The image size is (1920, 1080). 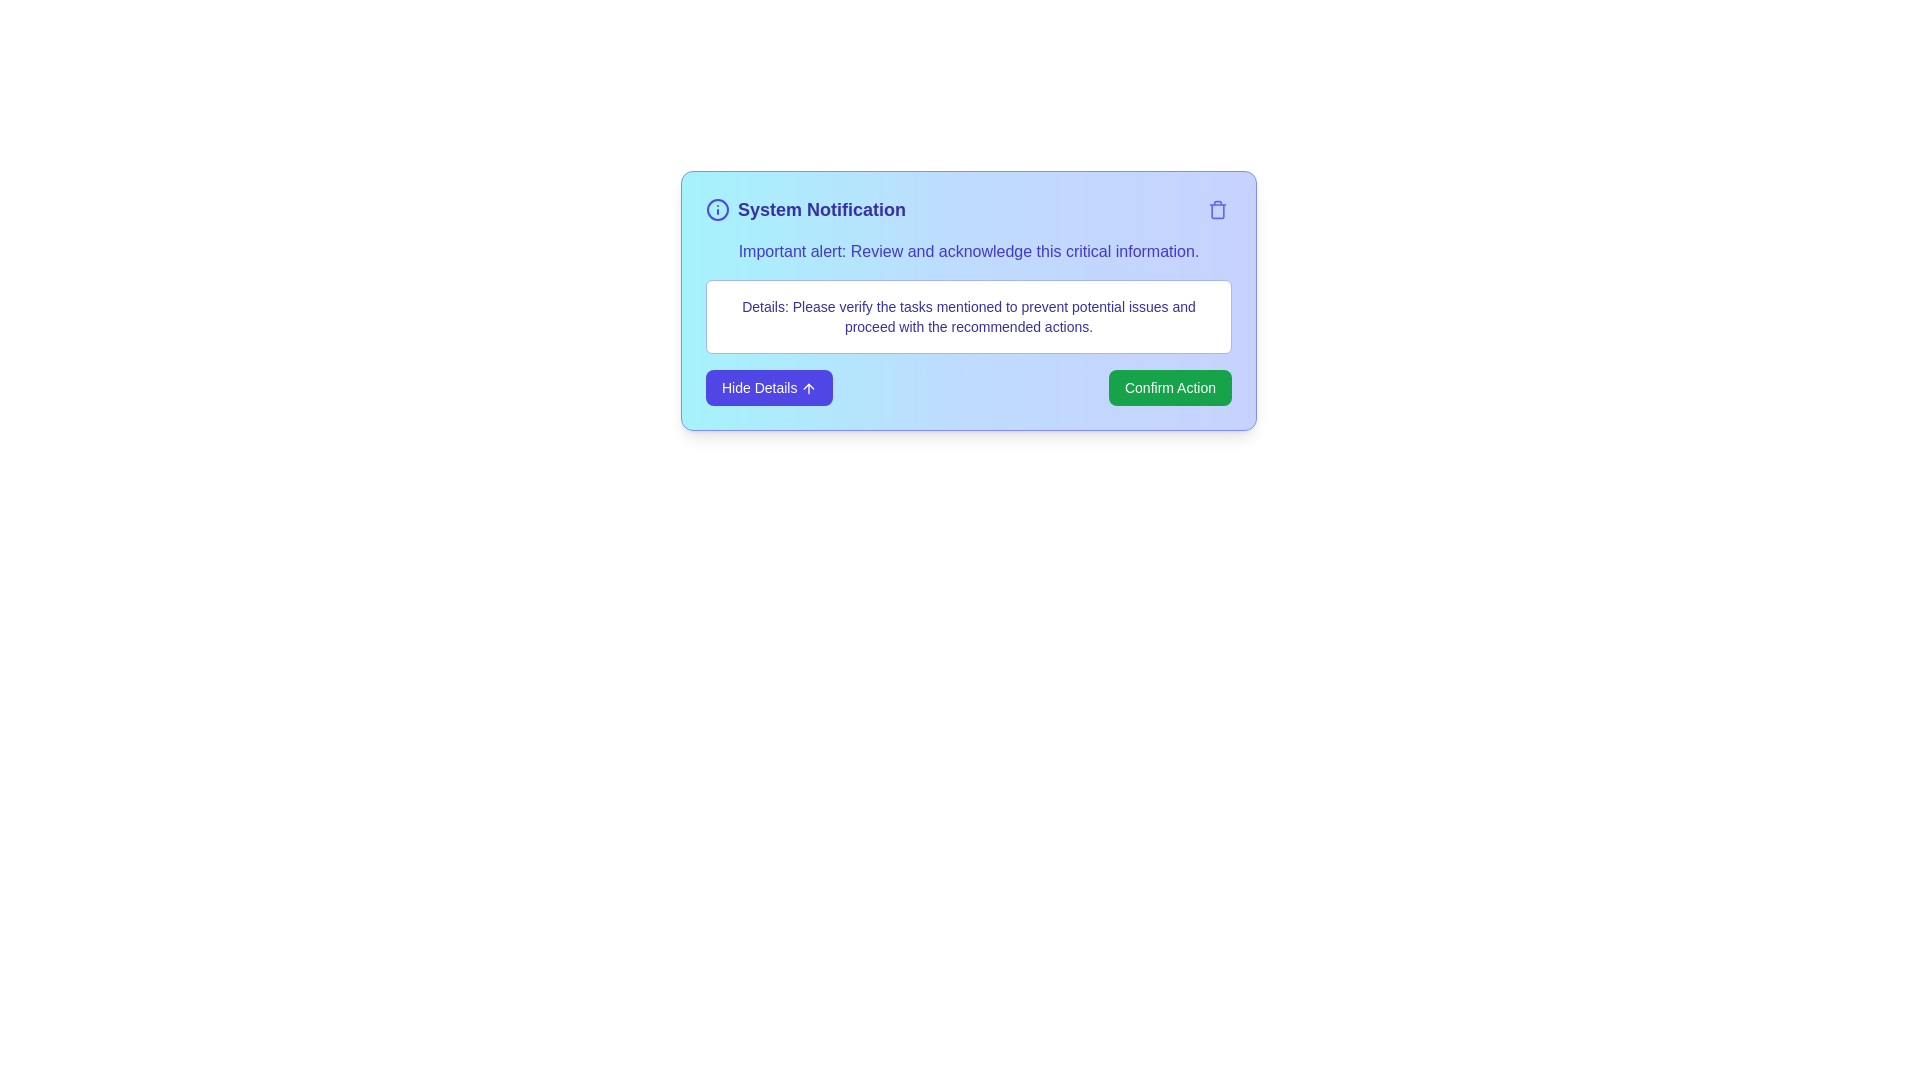 What do you see at coordinates (1170, 388) in the screenshot?
I see `the 'Confirm Action' button to confirm the action` at bounding box center [1170, 388].